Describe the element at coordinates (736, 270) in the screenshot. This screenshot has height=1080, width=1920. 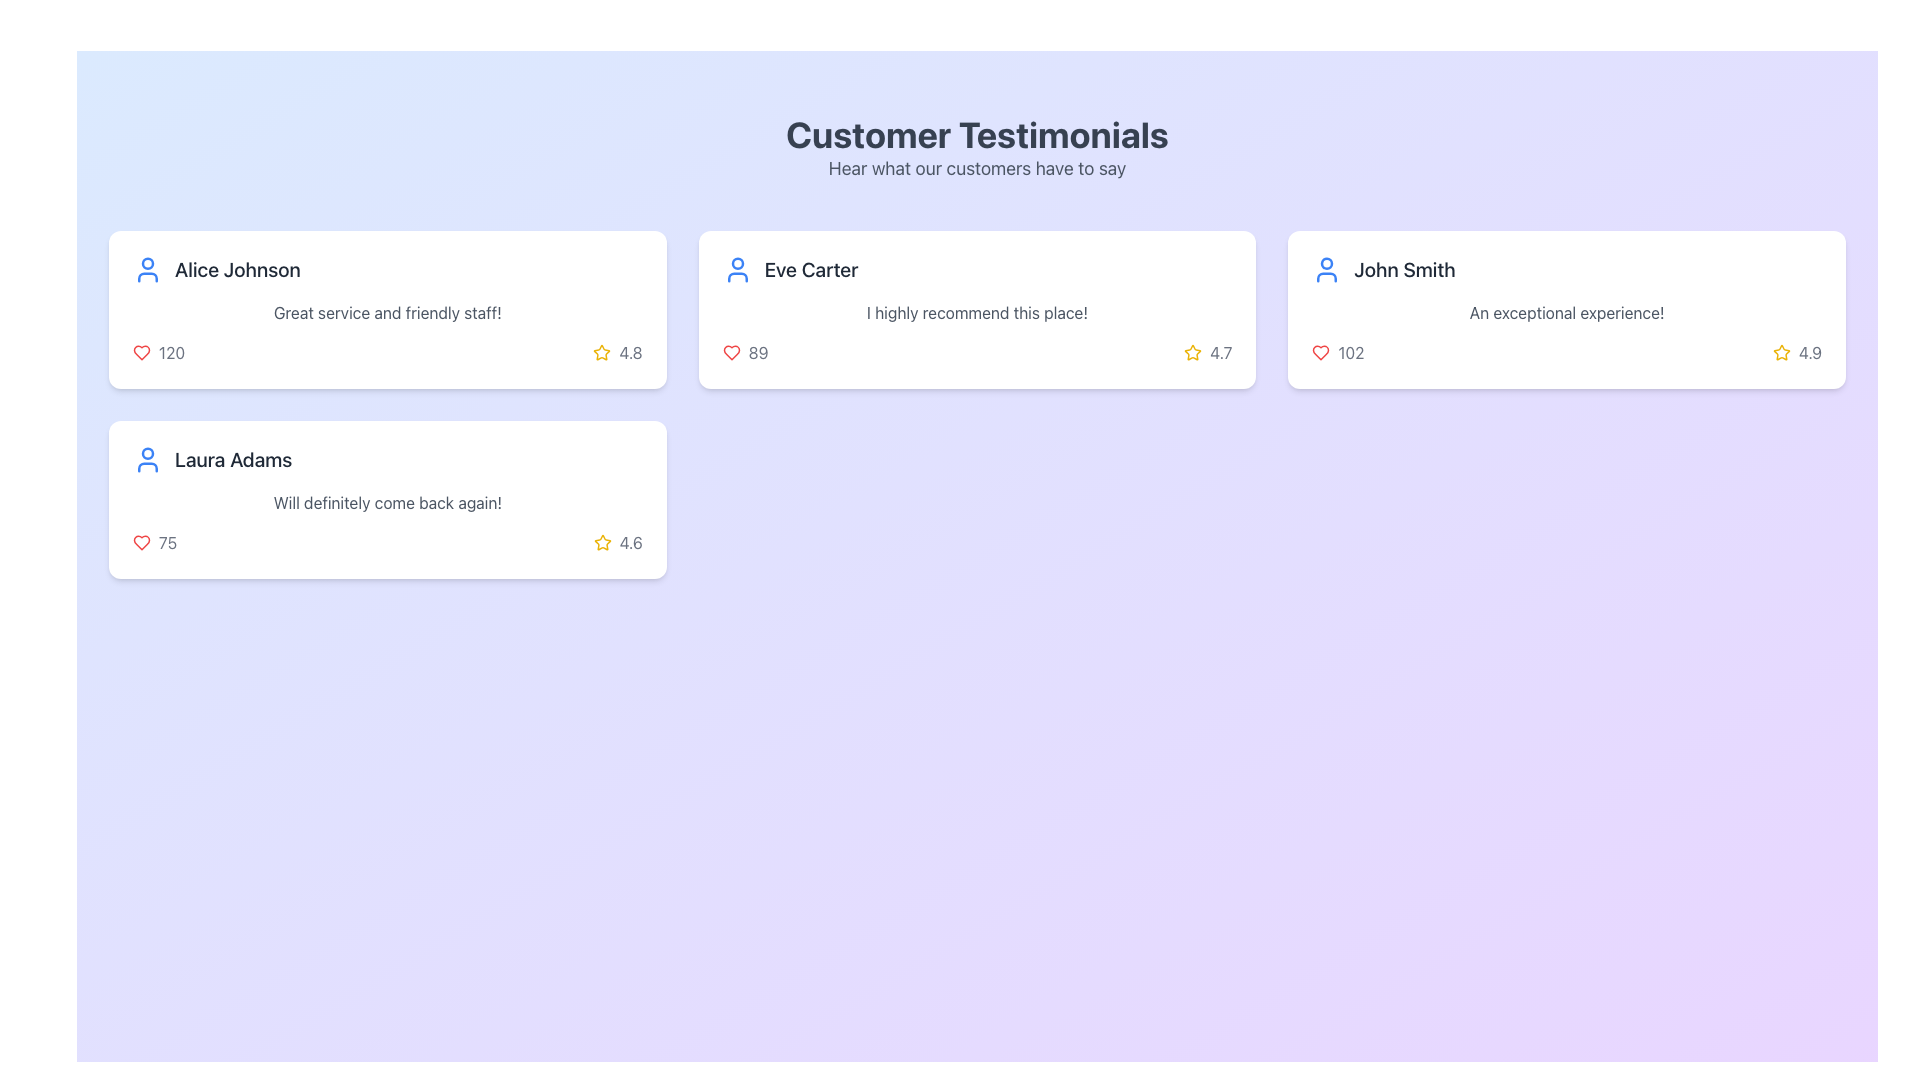
I see `the user profile icon representing 'Eve Carter', which is positioned to the left of the text 'Eve Carter'` at that location.